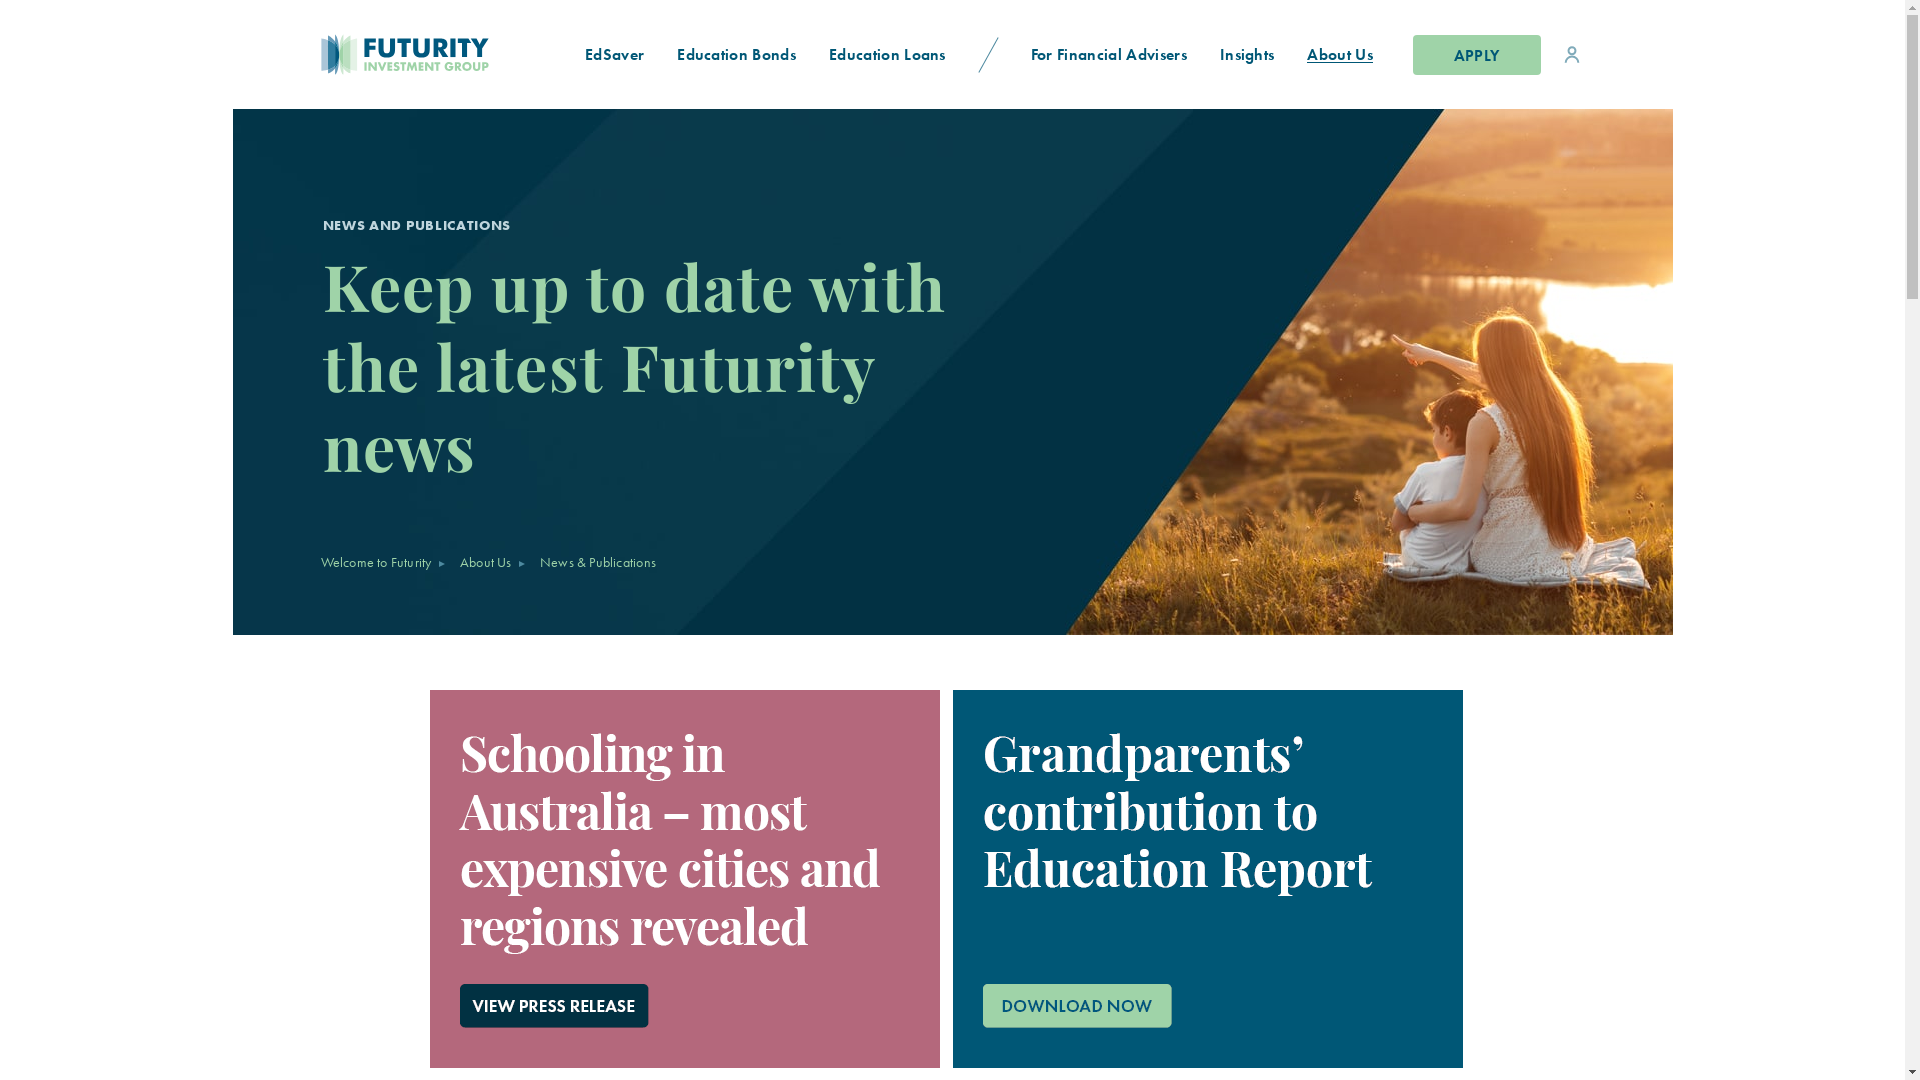  What do you see at coordinates (1476, 53) in the screenshot?
I see `'APPLY'` at bounding box center [1476, 53].